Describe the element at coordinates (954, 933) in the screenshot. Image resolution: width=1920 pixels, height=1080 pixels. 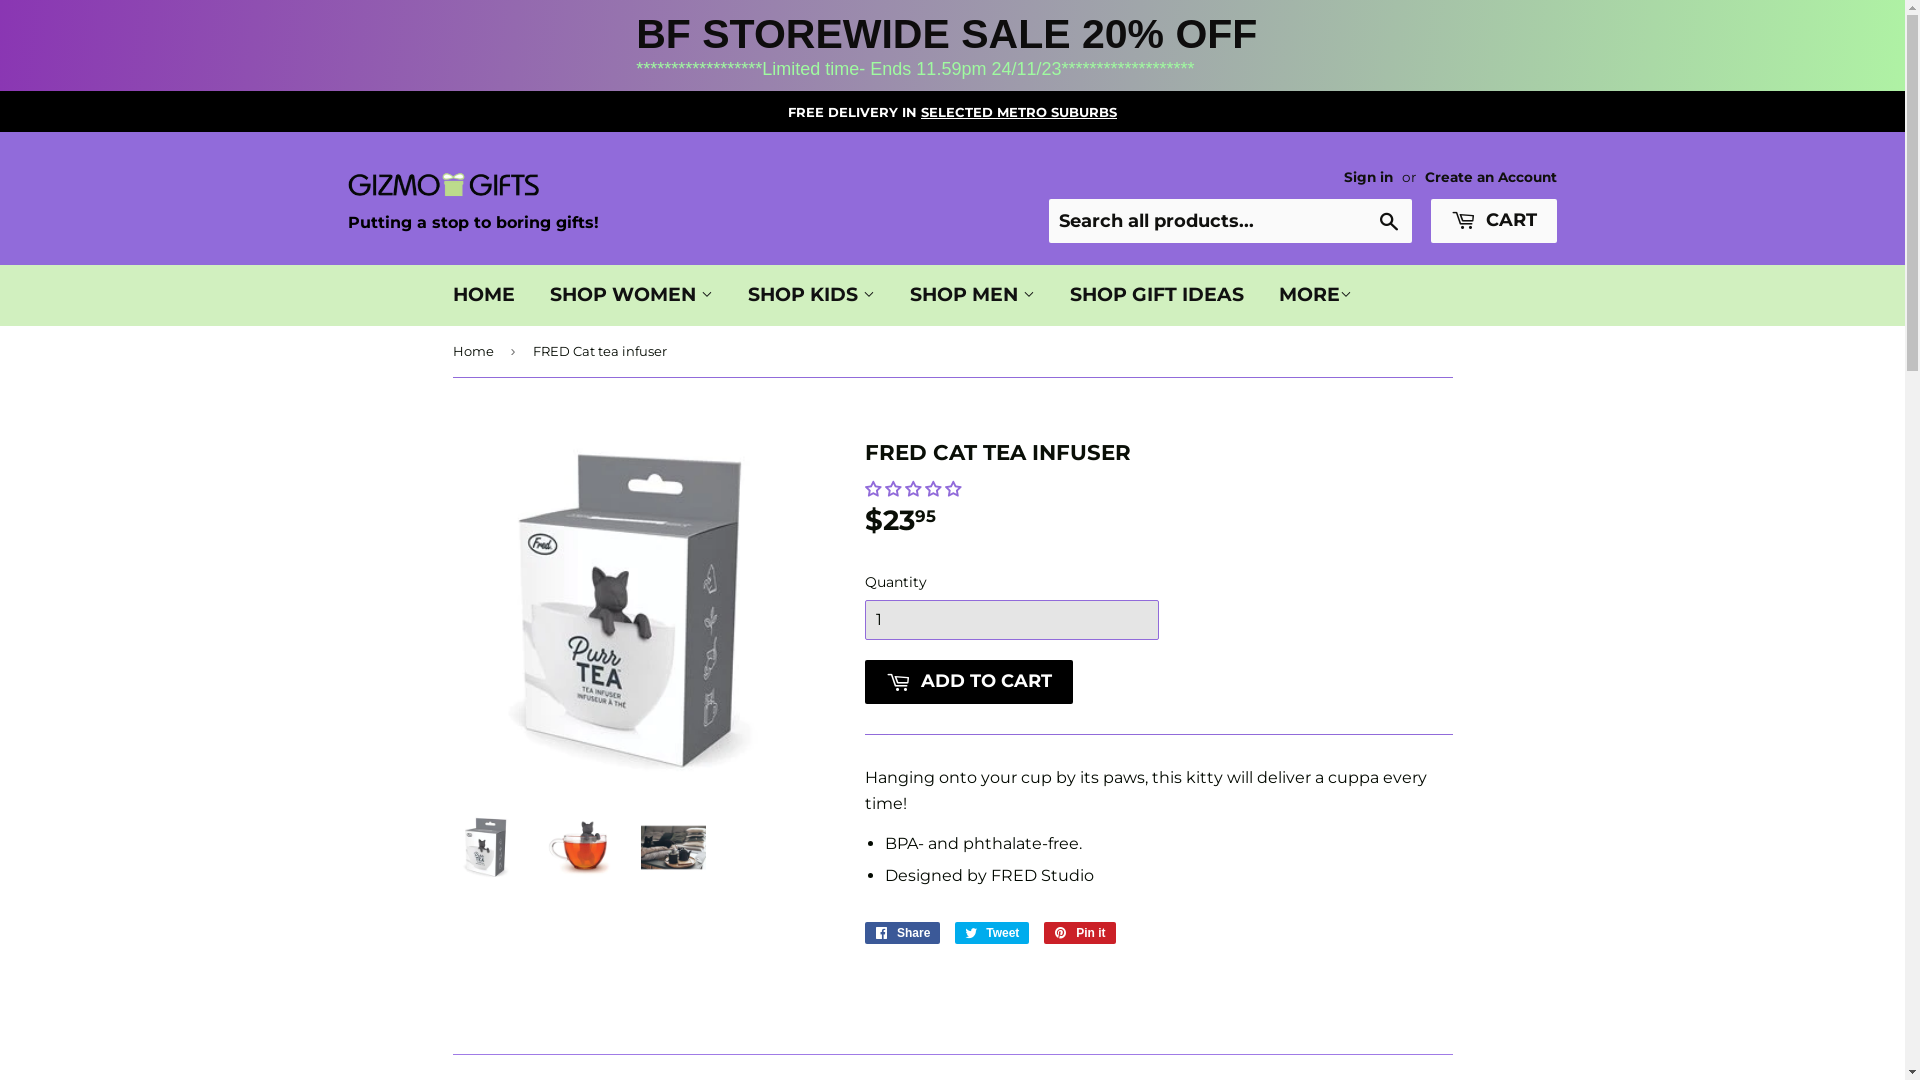
I see `'Tweet` at that location.